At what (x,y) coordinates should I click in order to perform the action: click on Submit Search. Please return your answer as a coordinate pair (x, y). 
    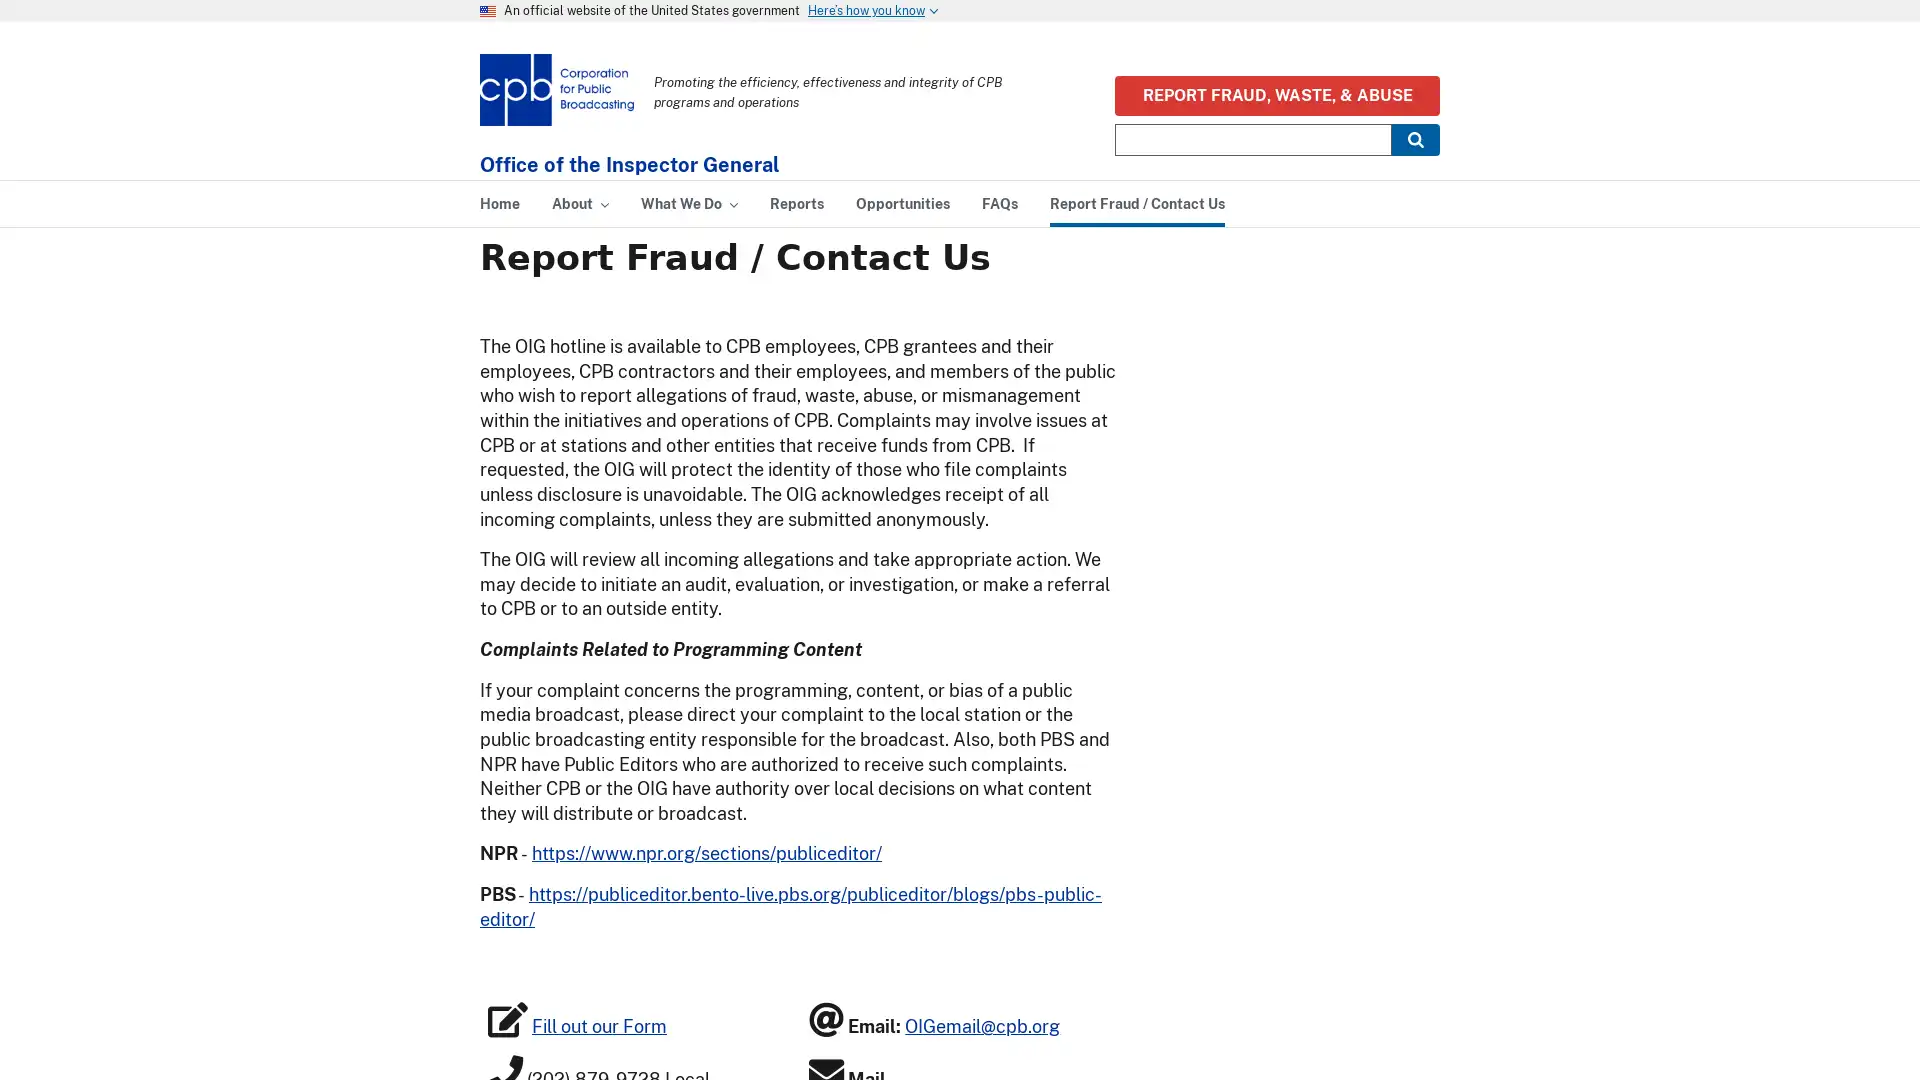
    Looking at the image, I should click on (1415, 137).